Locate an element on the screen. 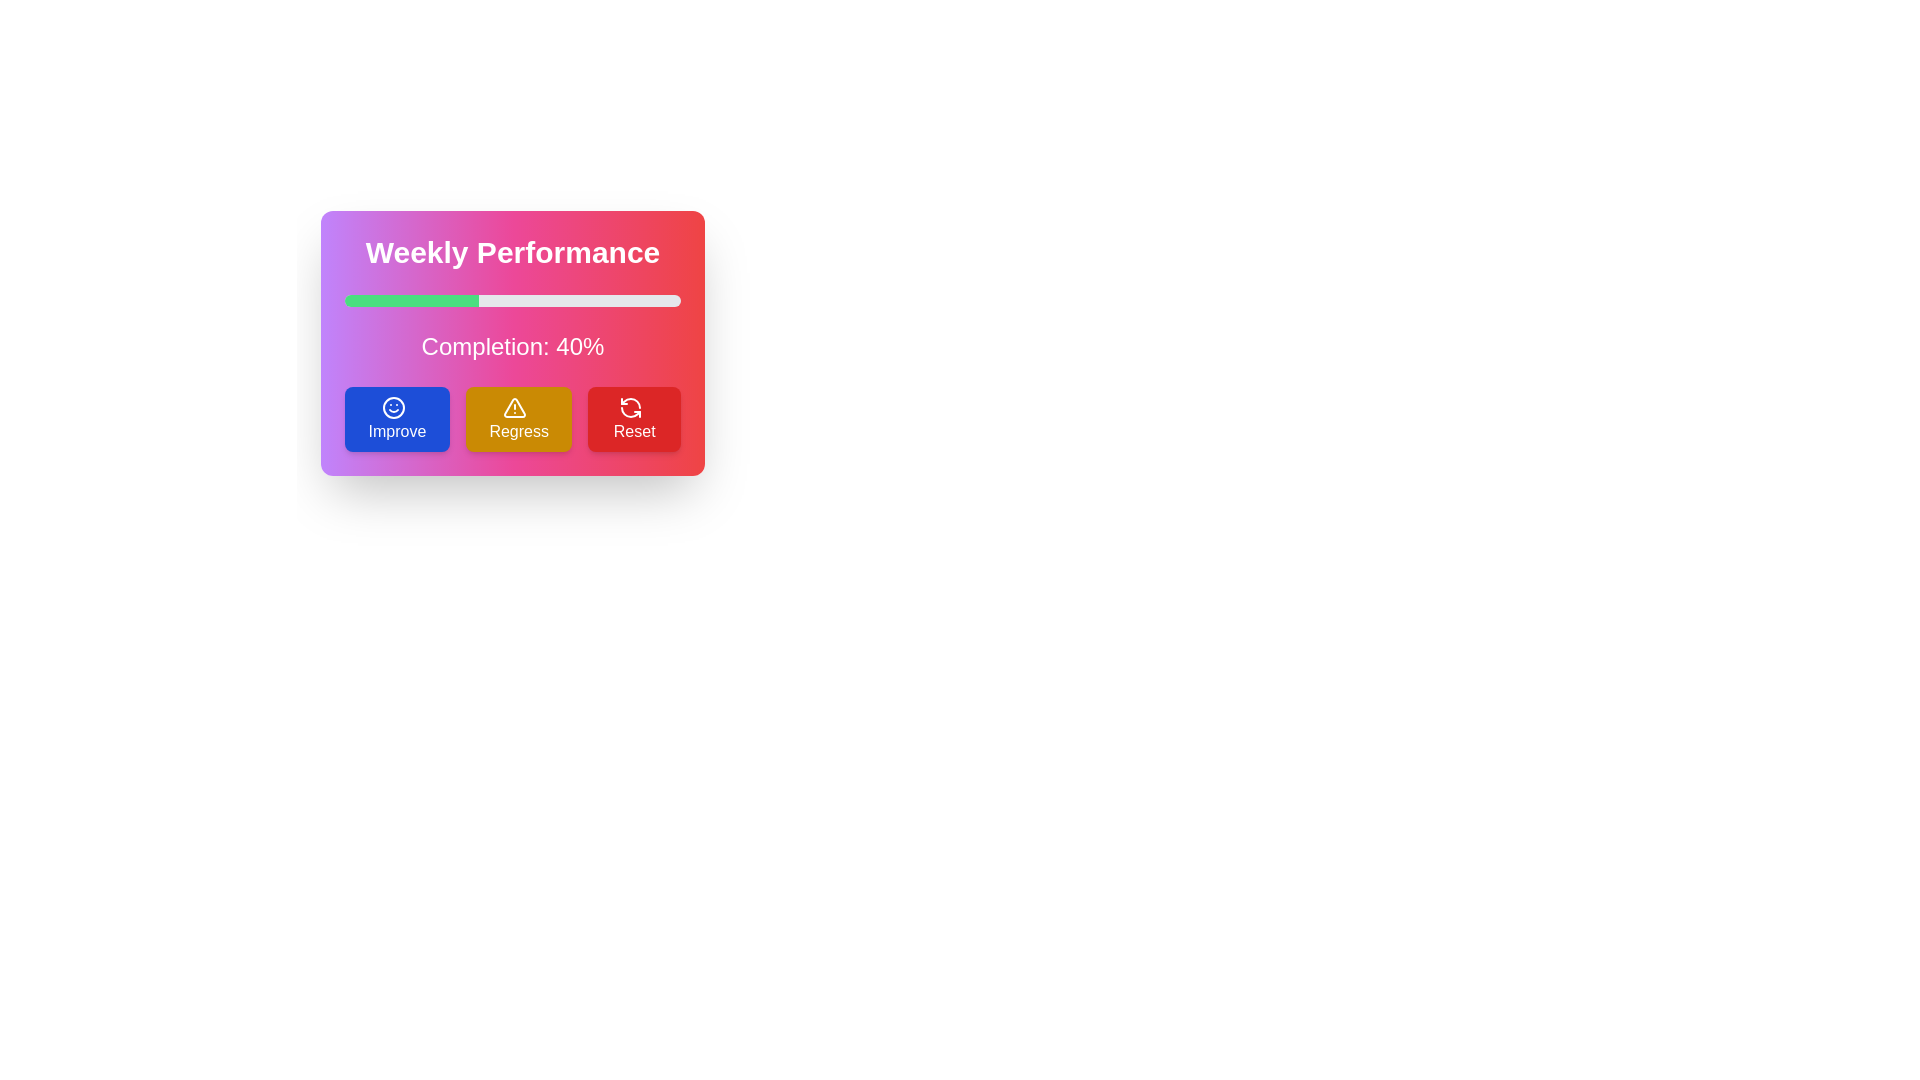  the 'Reset' button located at the bottom of the card titled 'Weekly Performance' is located at coordinates (629, 406).